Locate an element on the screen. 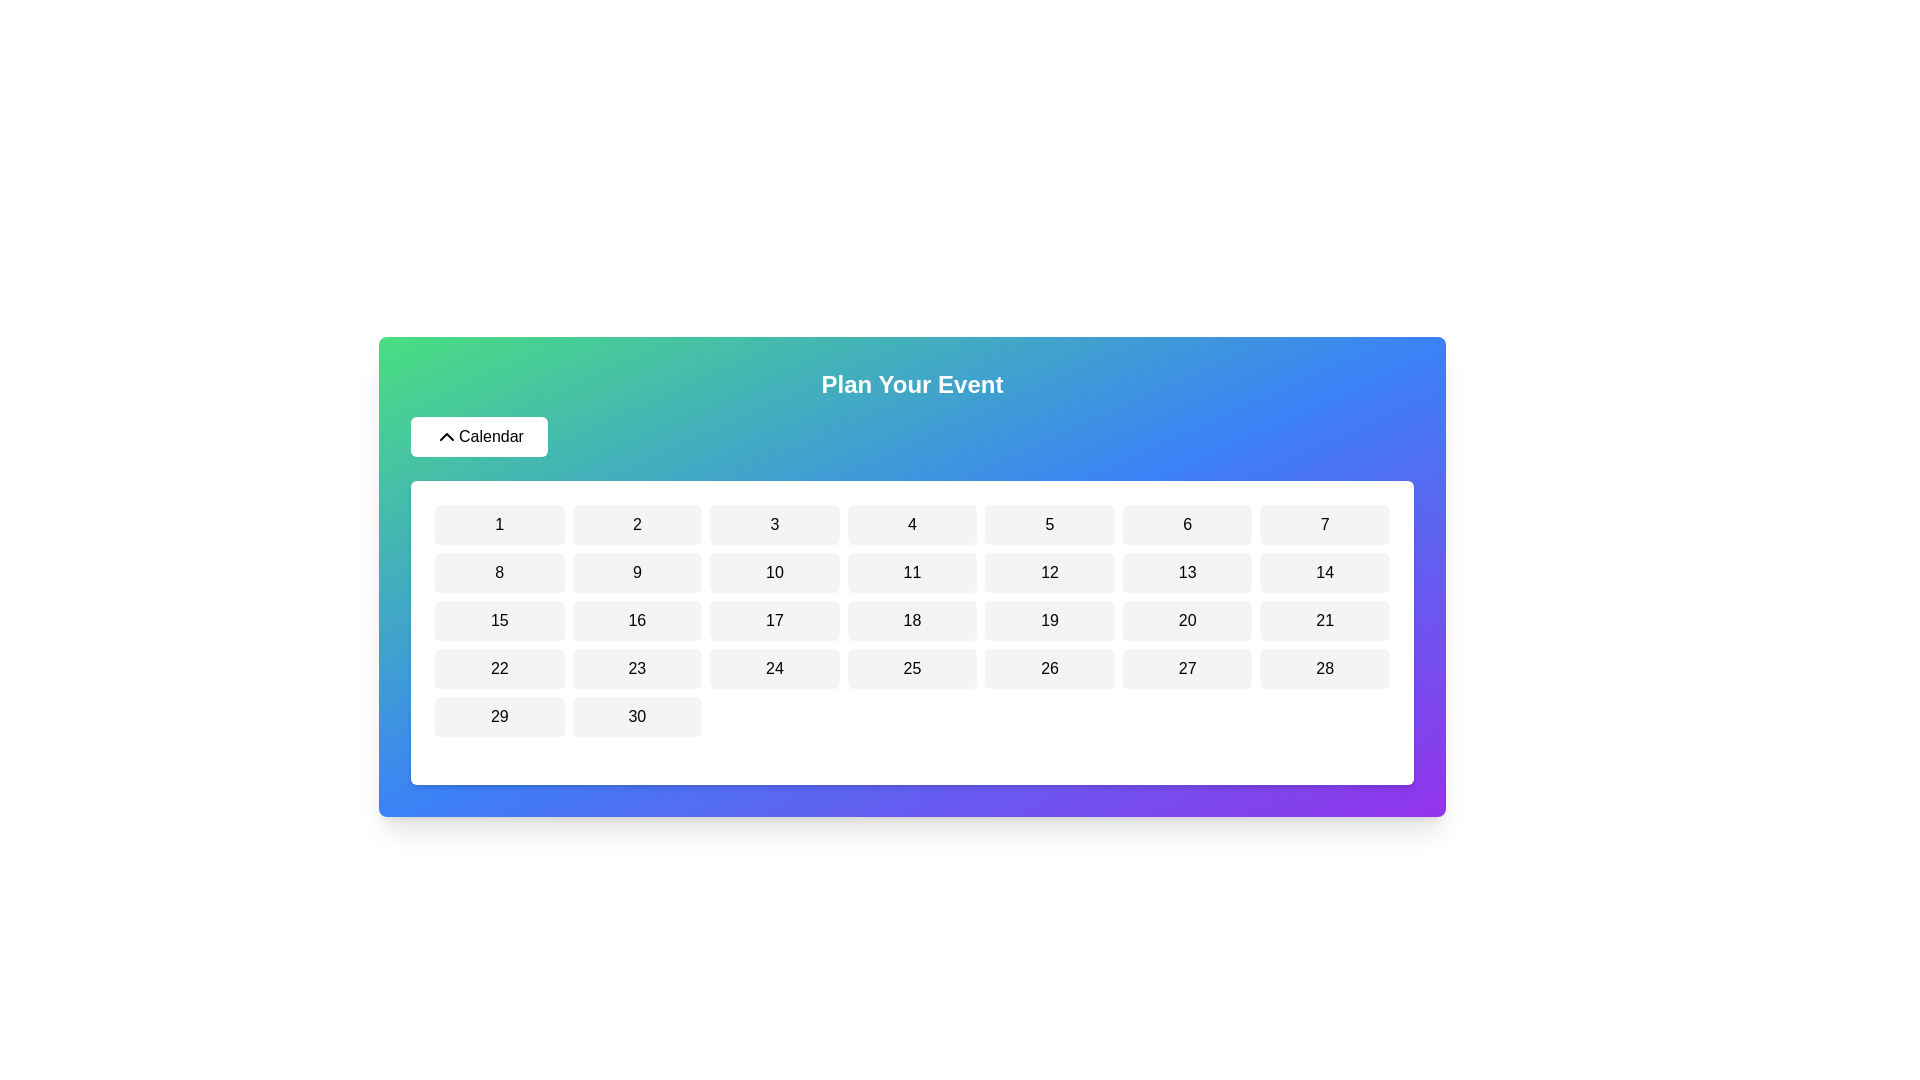  the rectangular button with rounded edges displaying the number '20' in black text, located in the fourth row and sixth column of the calendar grid layout, to change its background color is located at coordinates (1187, 620).